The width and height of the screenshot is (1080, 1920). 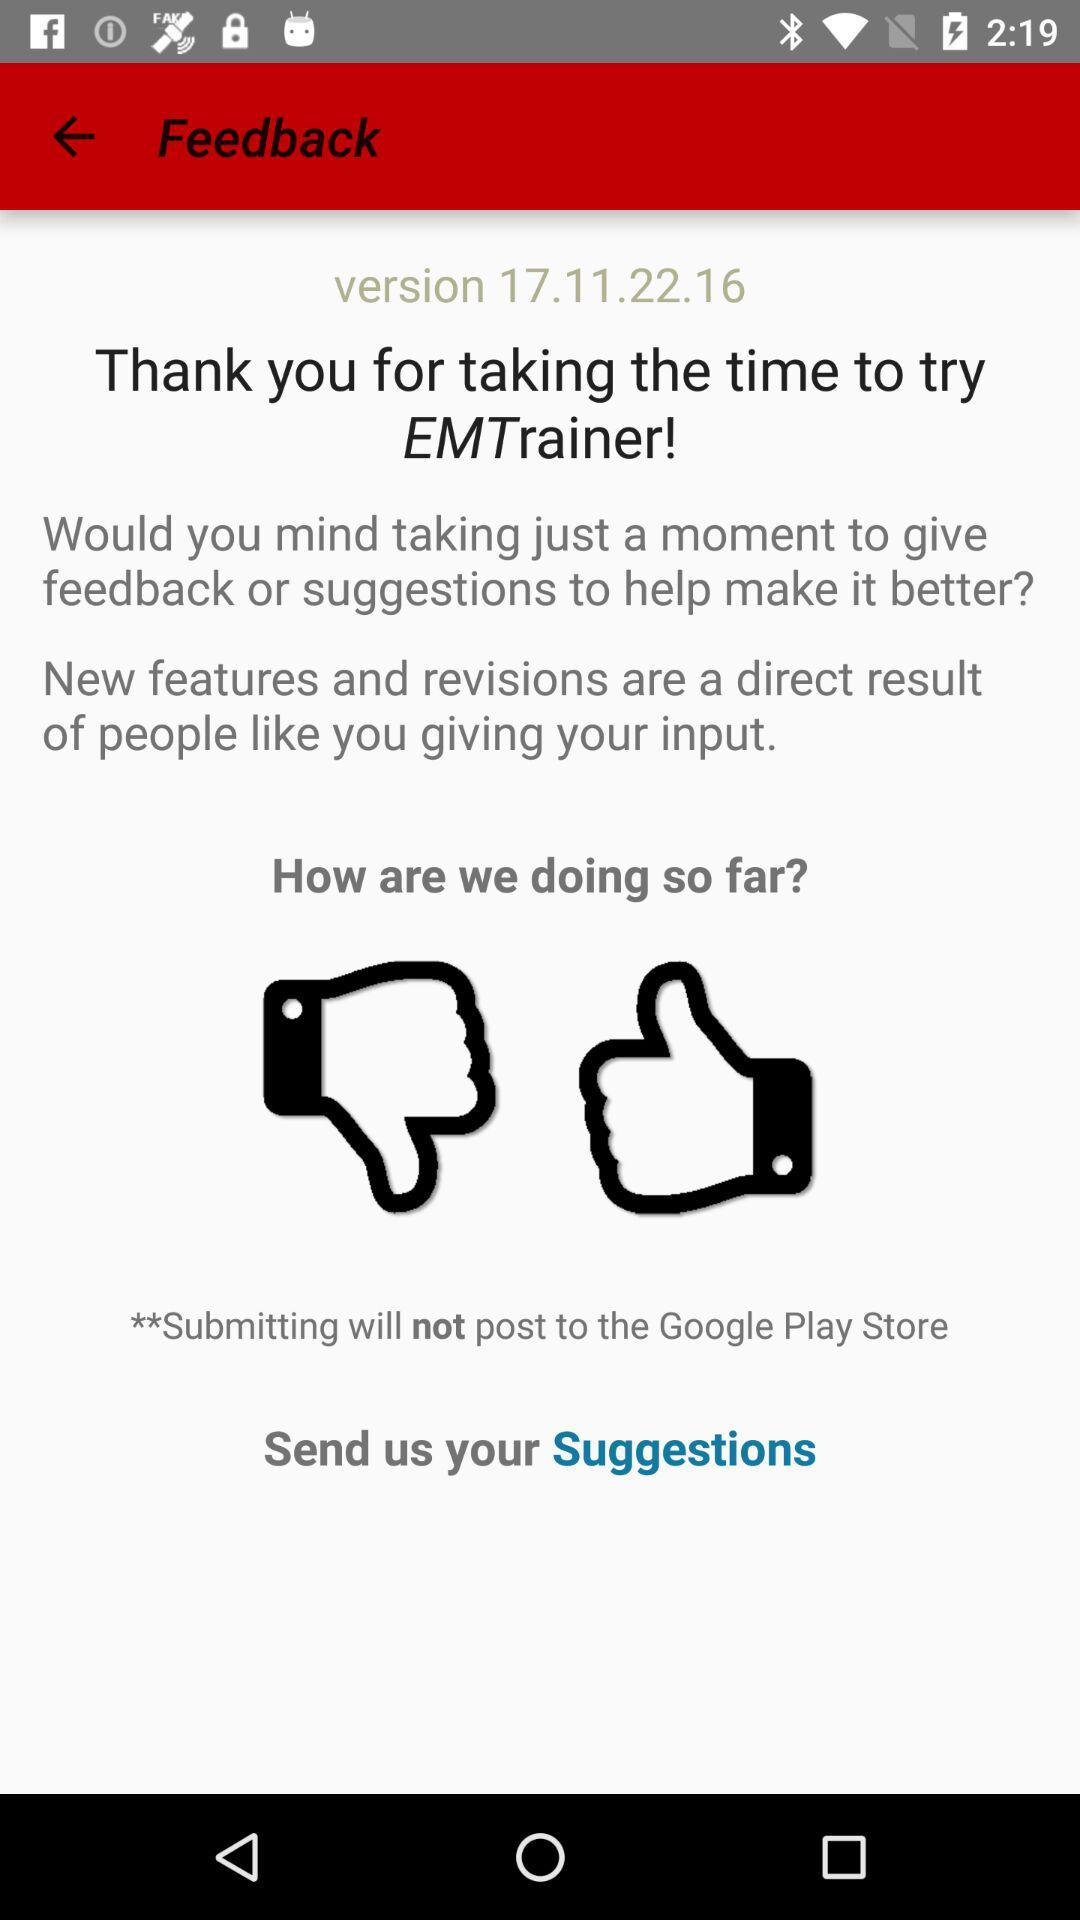 I want to click on app to the left of feedback icon, so click(x=72, y=135).